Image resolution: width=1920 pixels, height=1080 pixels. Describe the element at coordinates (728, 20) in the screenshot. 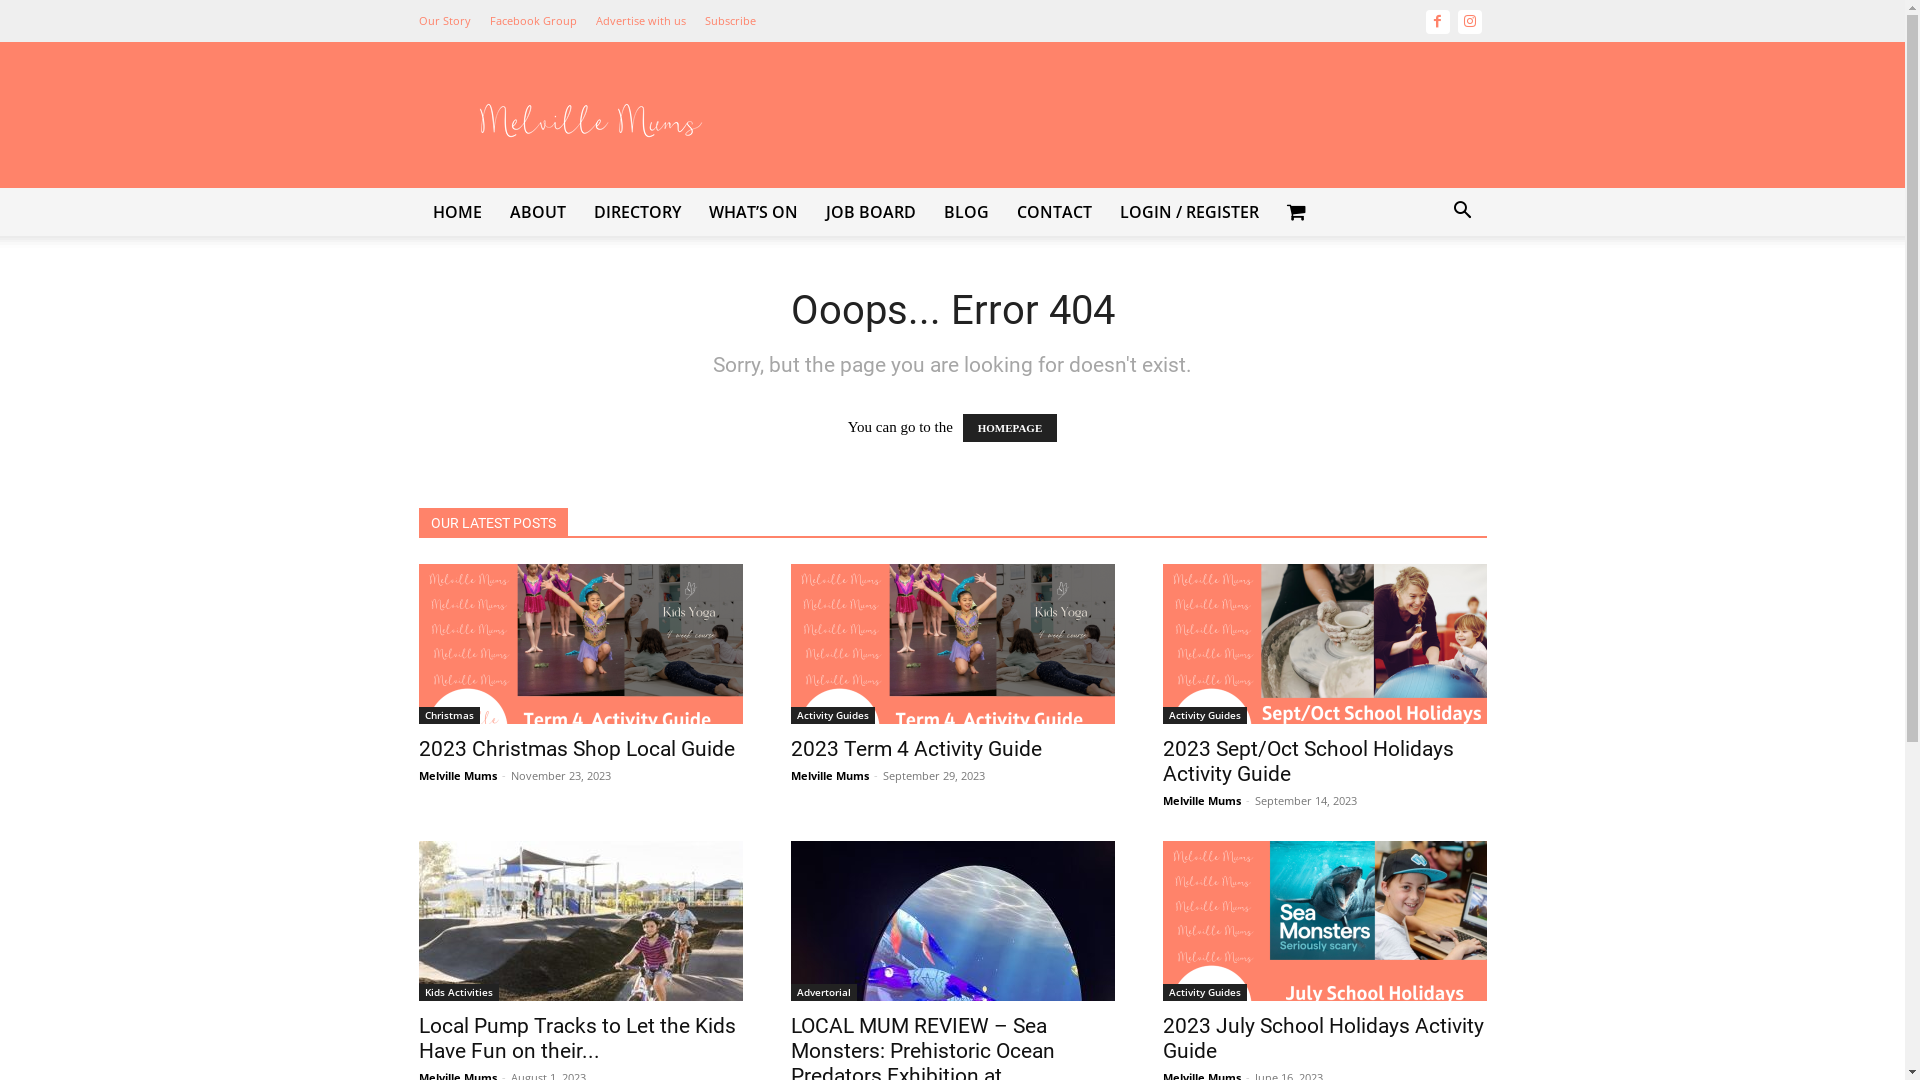

I see `'Subscribe'` at that location.